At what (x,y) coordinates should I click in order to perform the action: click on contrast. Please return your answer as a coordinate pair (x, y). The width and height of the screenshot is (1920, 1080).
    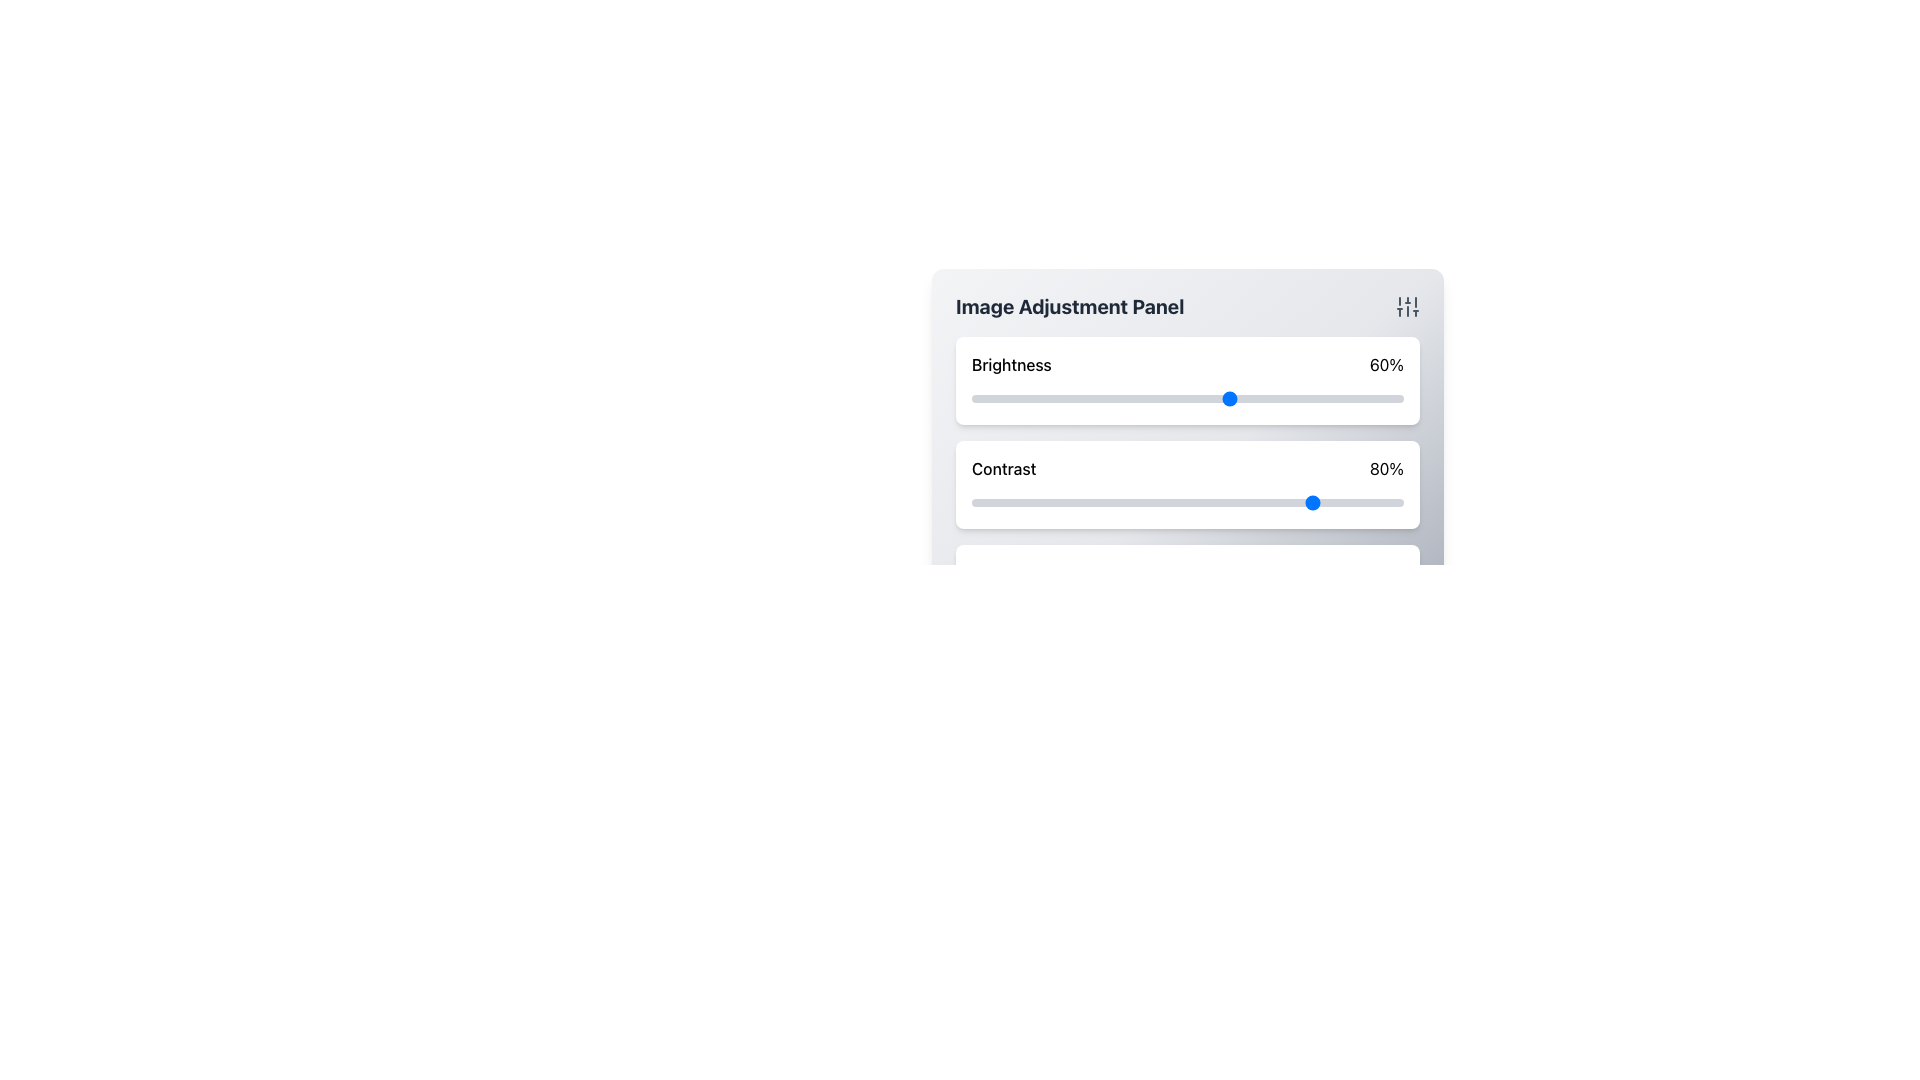
    Looking at the image, I should click on (1019, 501).